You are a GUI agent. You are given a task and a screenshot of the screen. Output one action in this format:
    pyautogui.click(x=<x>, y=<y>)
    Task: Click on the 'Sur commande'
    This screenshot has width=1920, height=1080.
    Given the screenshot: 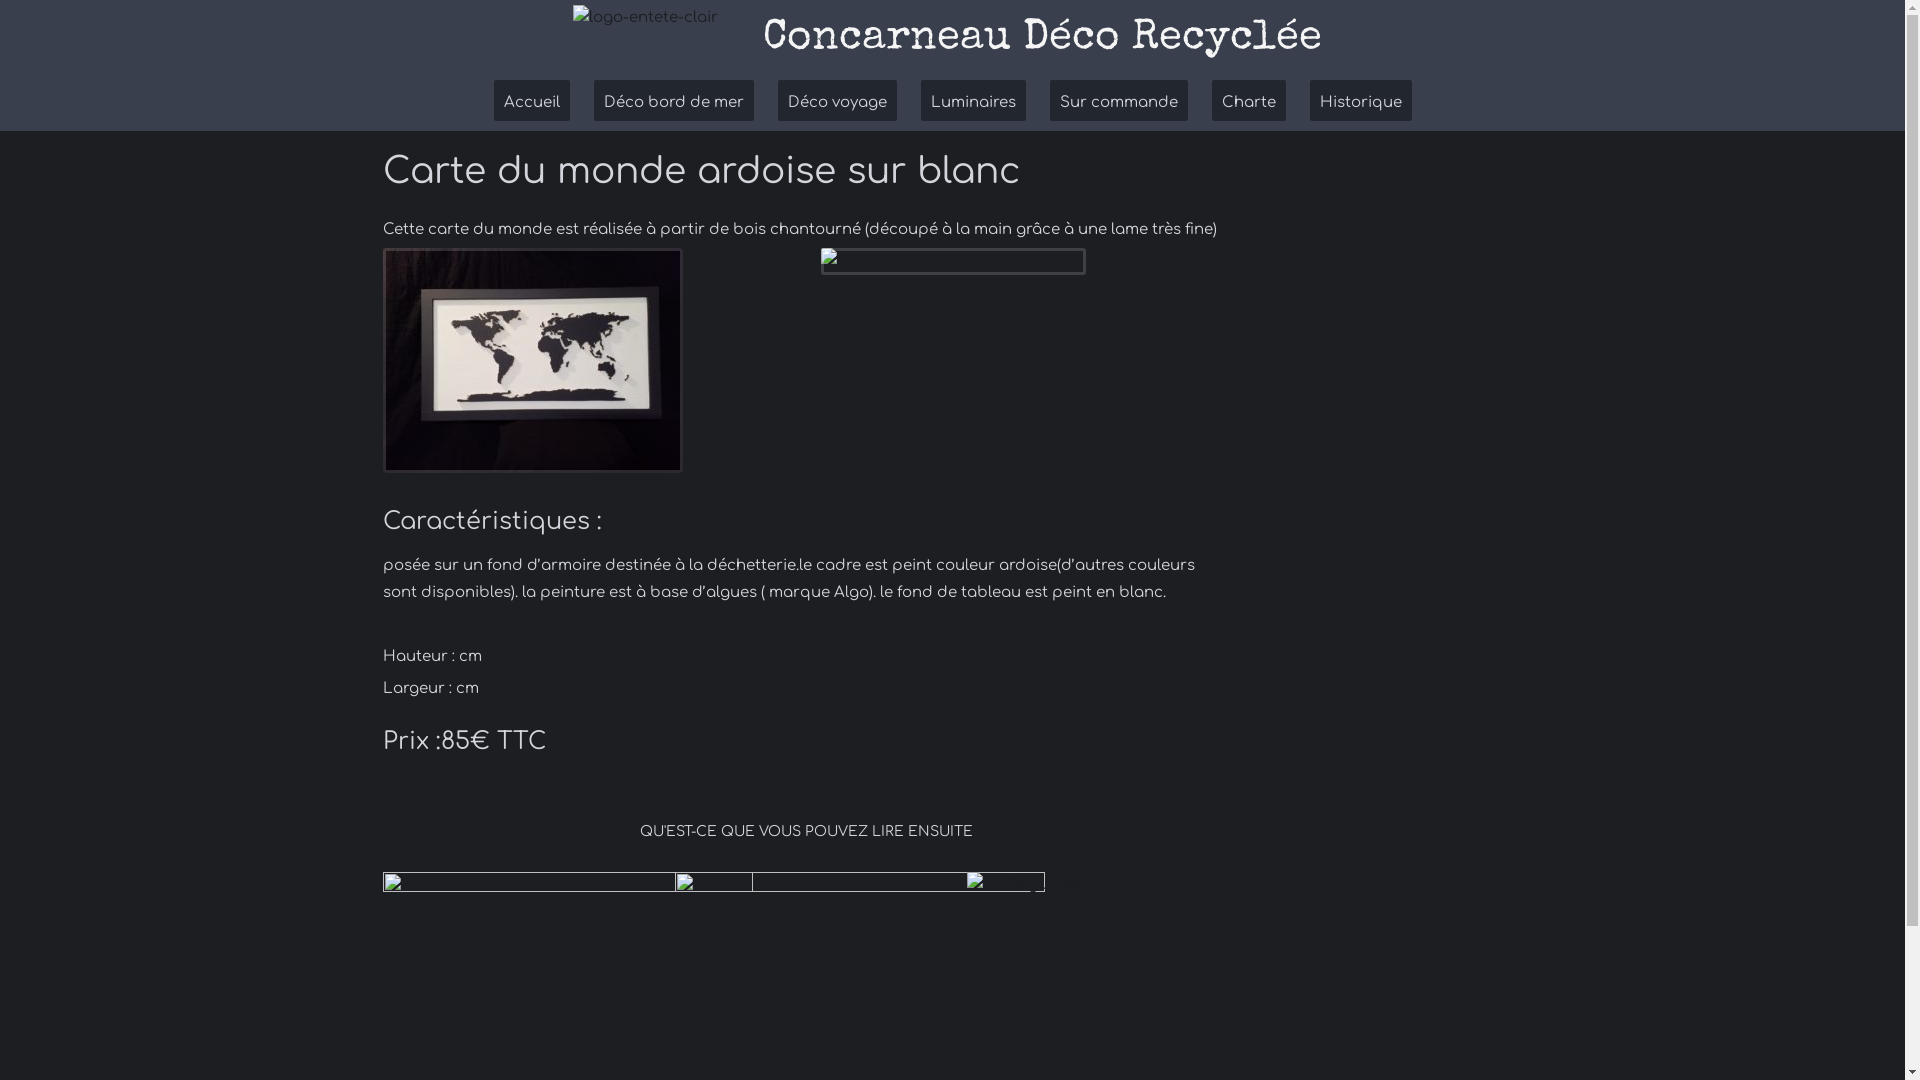 What is the action you would take?
    pyautogui.click(x=1117, y=102)
    